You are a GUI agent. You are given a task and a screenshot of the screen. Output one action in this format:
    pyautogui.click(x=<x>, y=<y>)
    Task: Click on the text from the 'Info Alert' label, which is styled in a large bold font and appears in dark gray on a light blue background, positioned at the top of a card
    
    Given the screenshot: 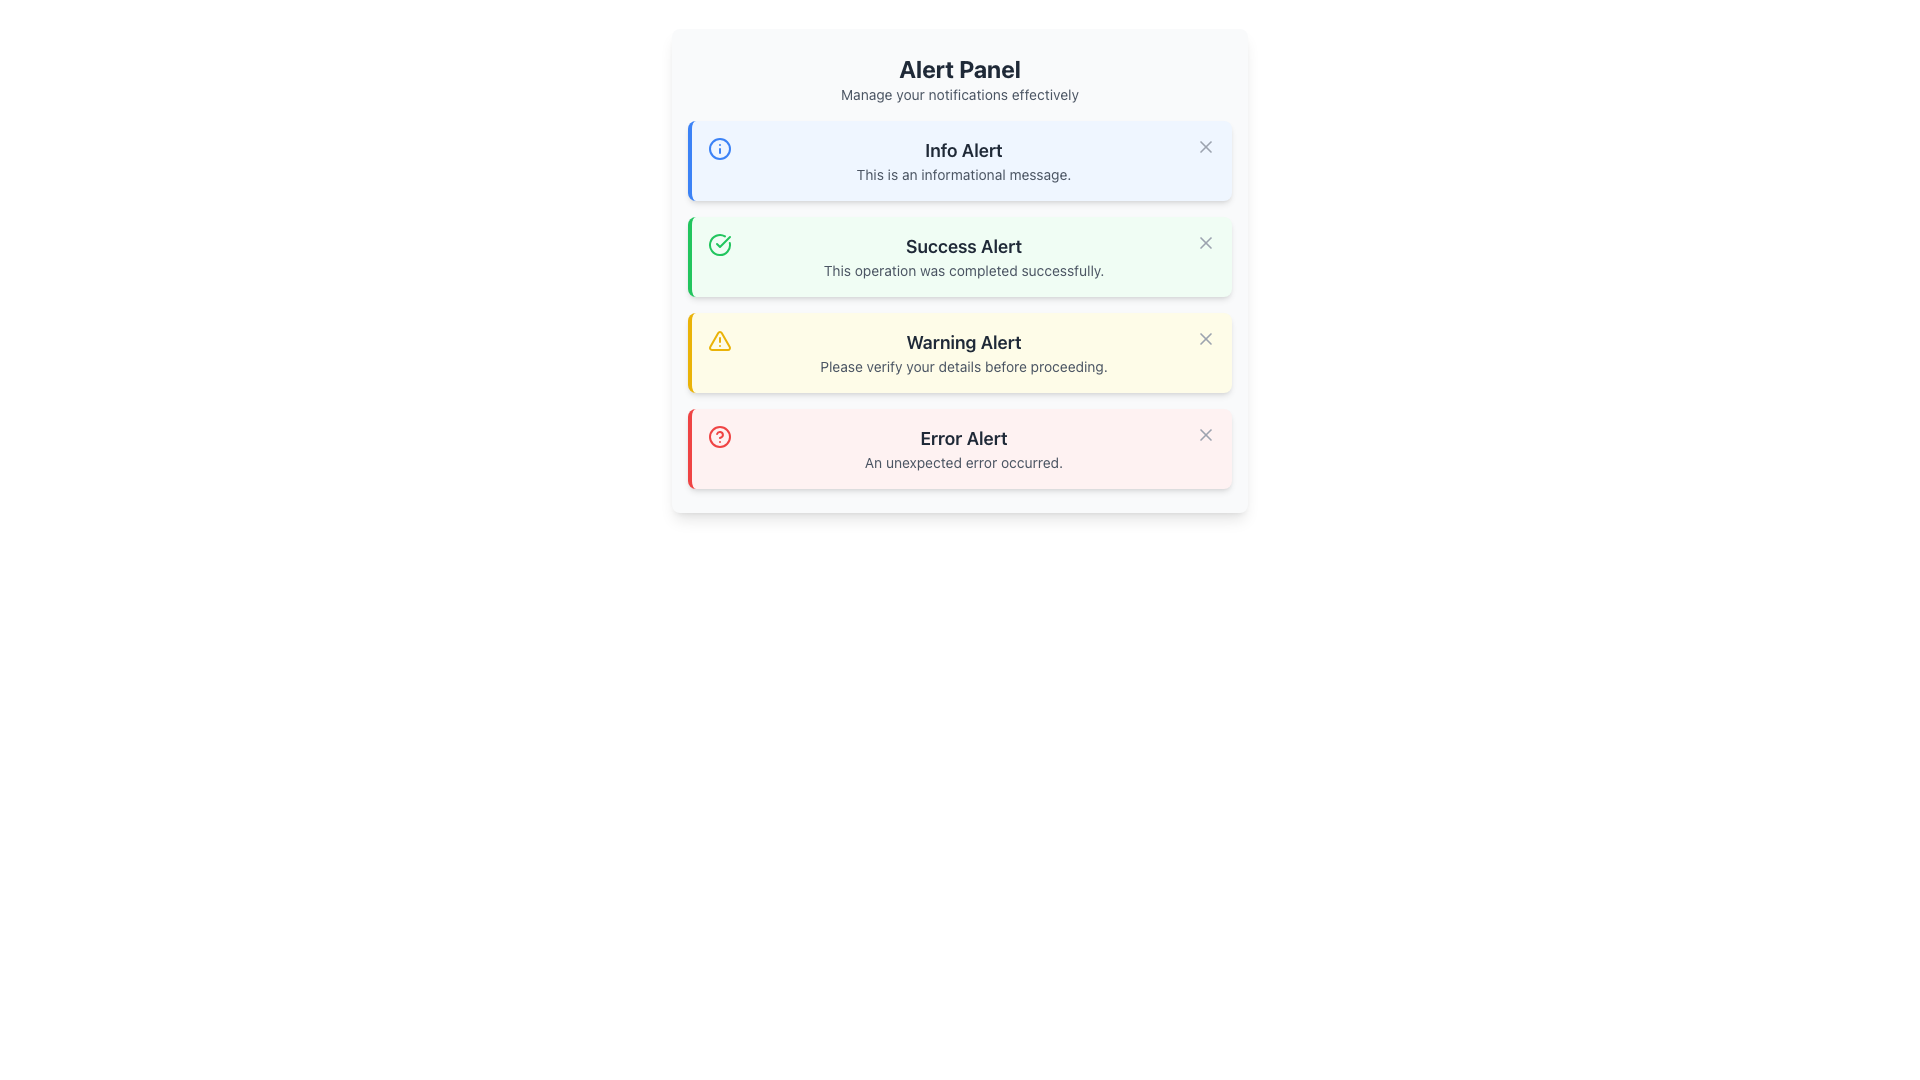 What is the action you would take?
    pyautogui.click(x=964, y=149)
    